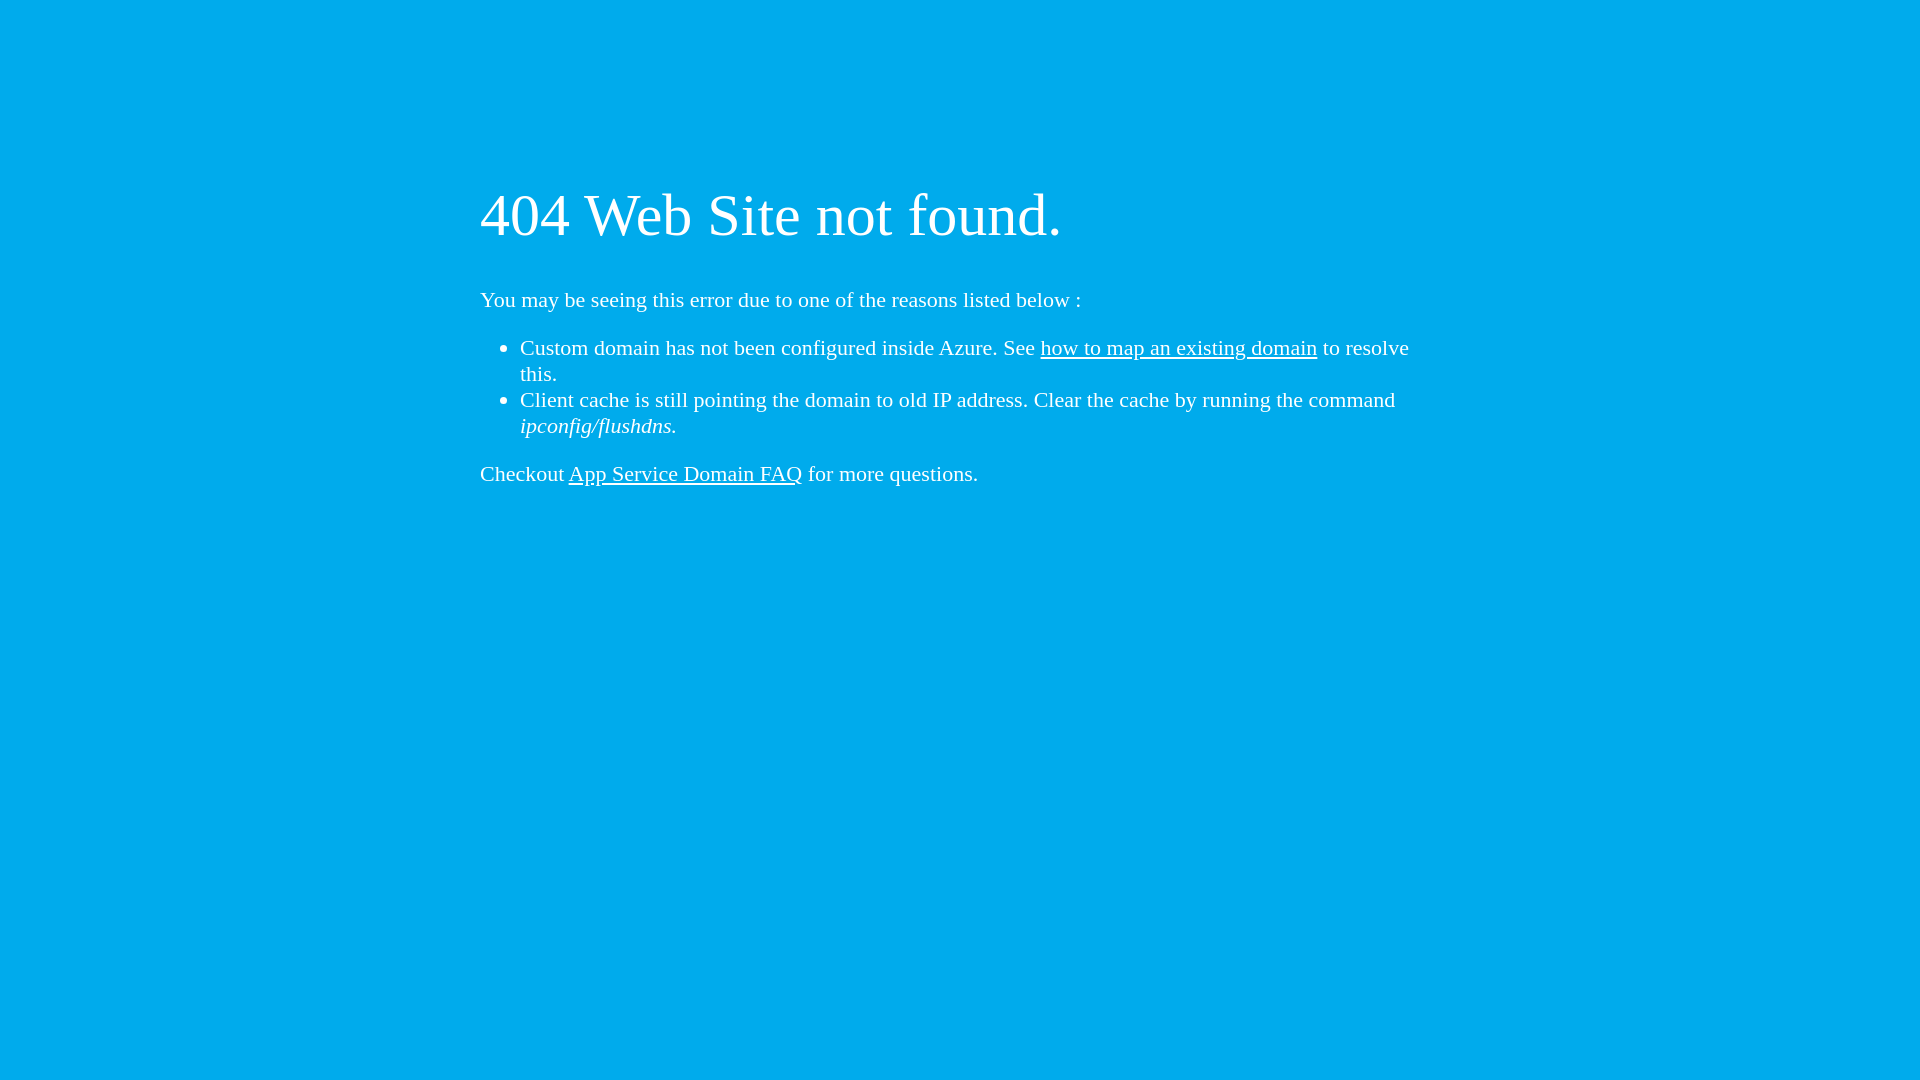 This screenshot has width=1920, height=1080. Describe the element at coordinates (1179, 346) in the screenshot. I see `'how to map an existing domain'` at that location.